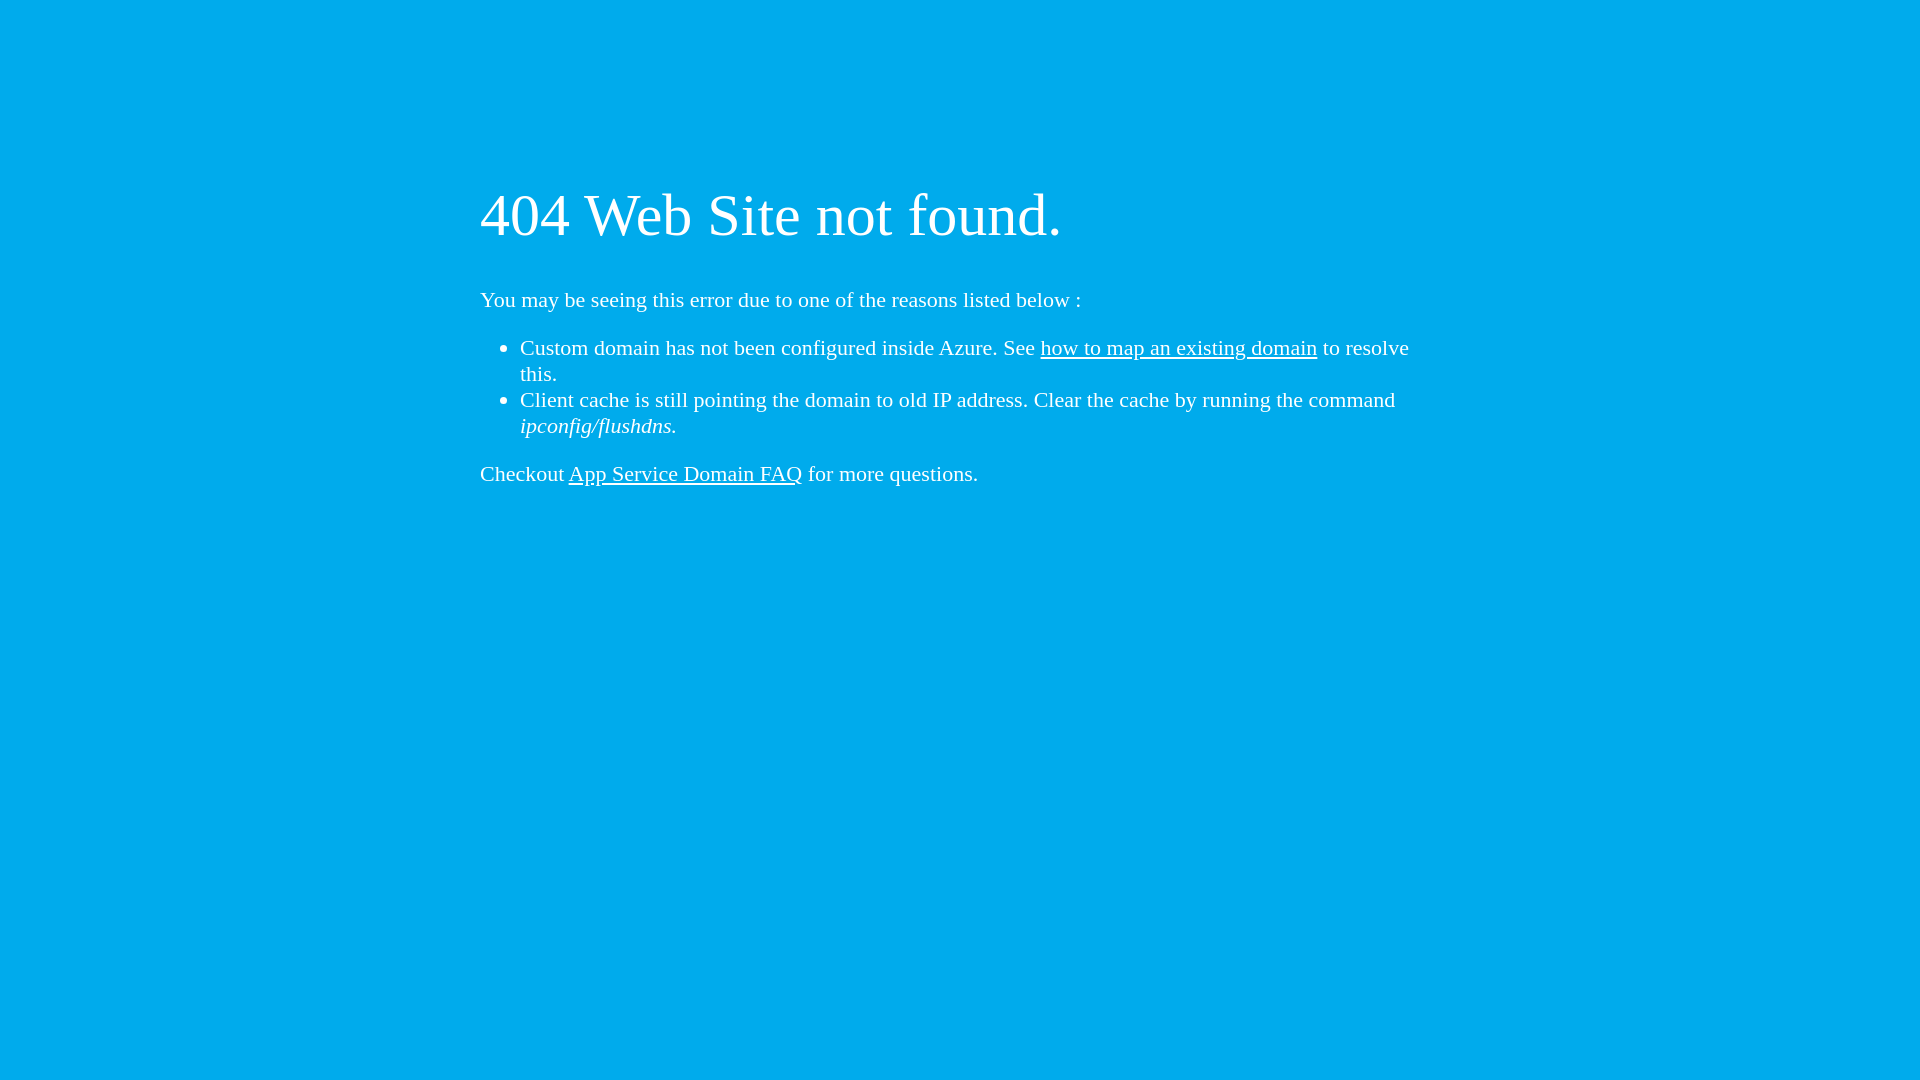 This screenshot has width=1920, height=1080. Describe the element at coordinates (1179, 346) in the screenshot. I see `'how to map an existing domain'` at that location.